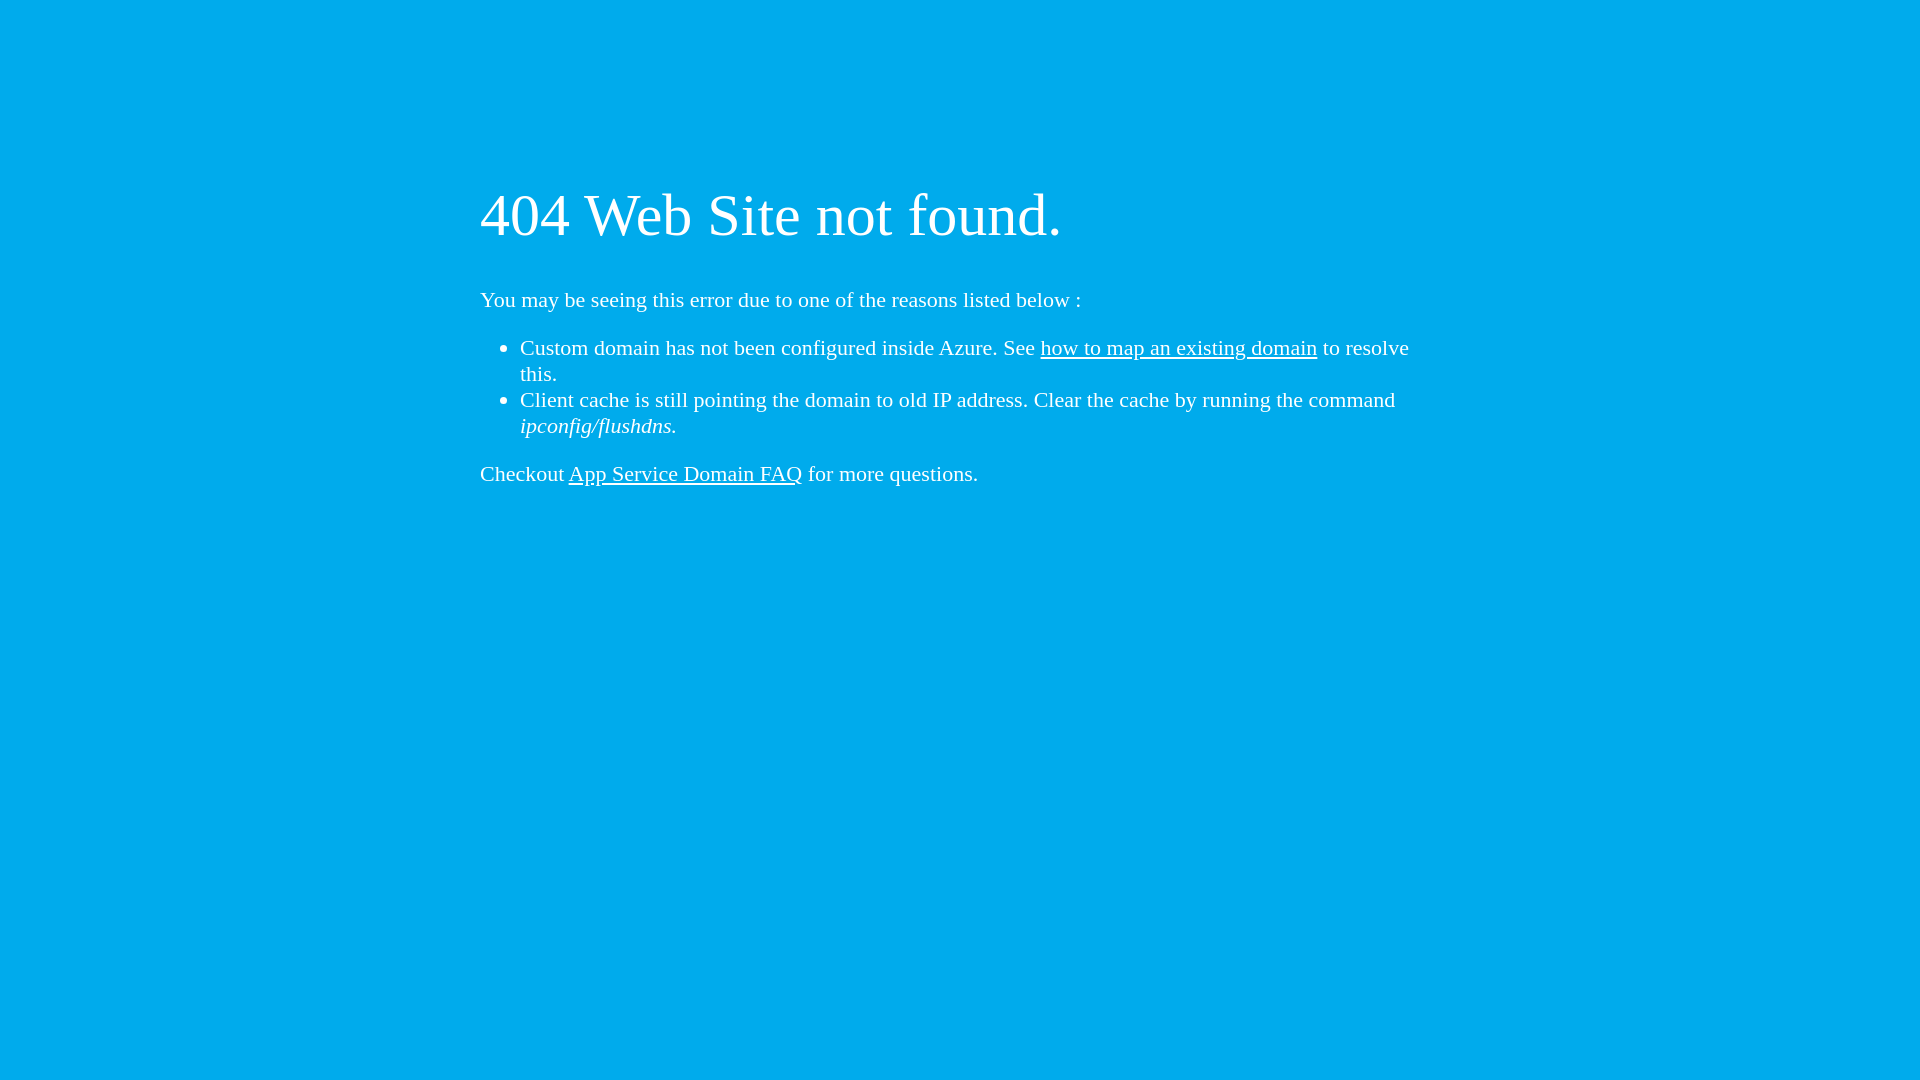 This screenshot has width=1920, height=1080. Describe the element at coordinates (1179, 346) in the screenshot. I see `'how to map an existing domain'` at that location.